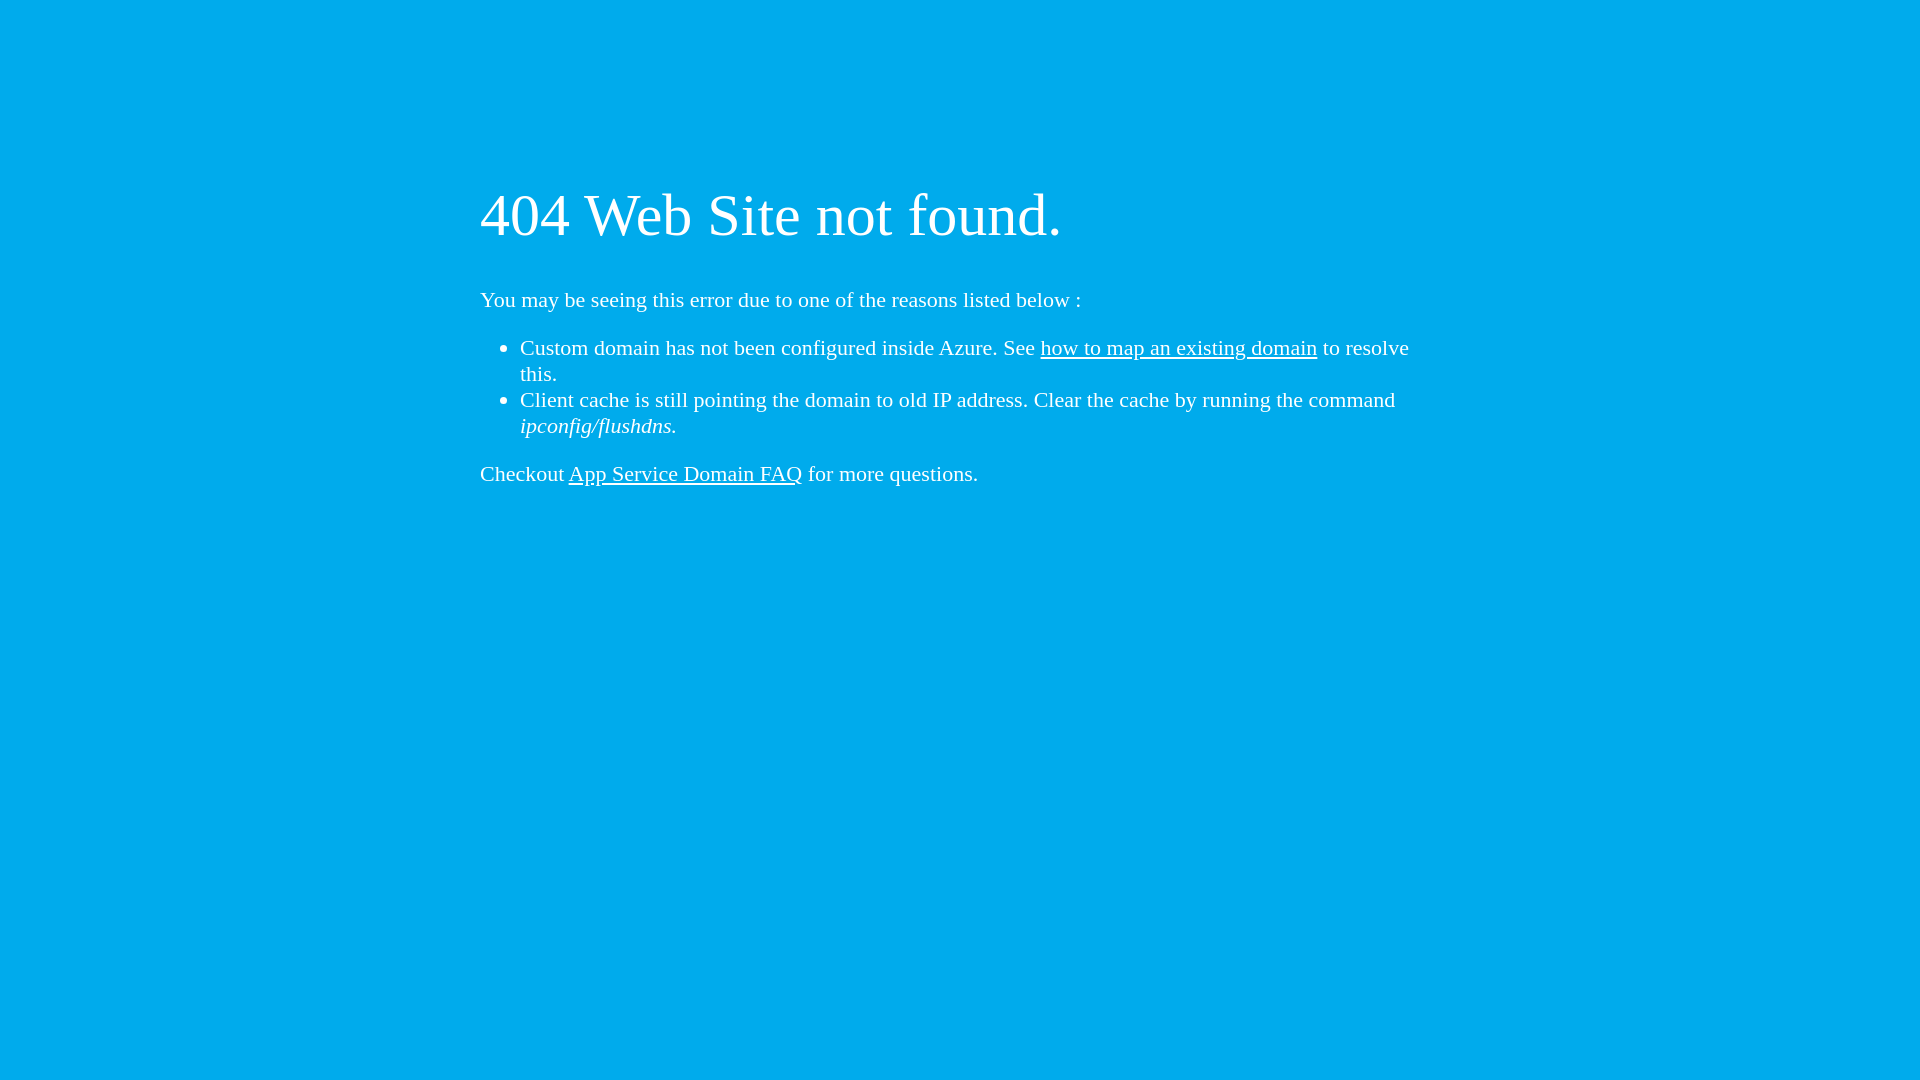 This screenshot has width=1920, height=1080. Describe the element at coordinates (1179, 346) in the screenshot. I see `'how to map an existing domain'` at that location.